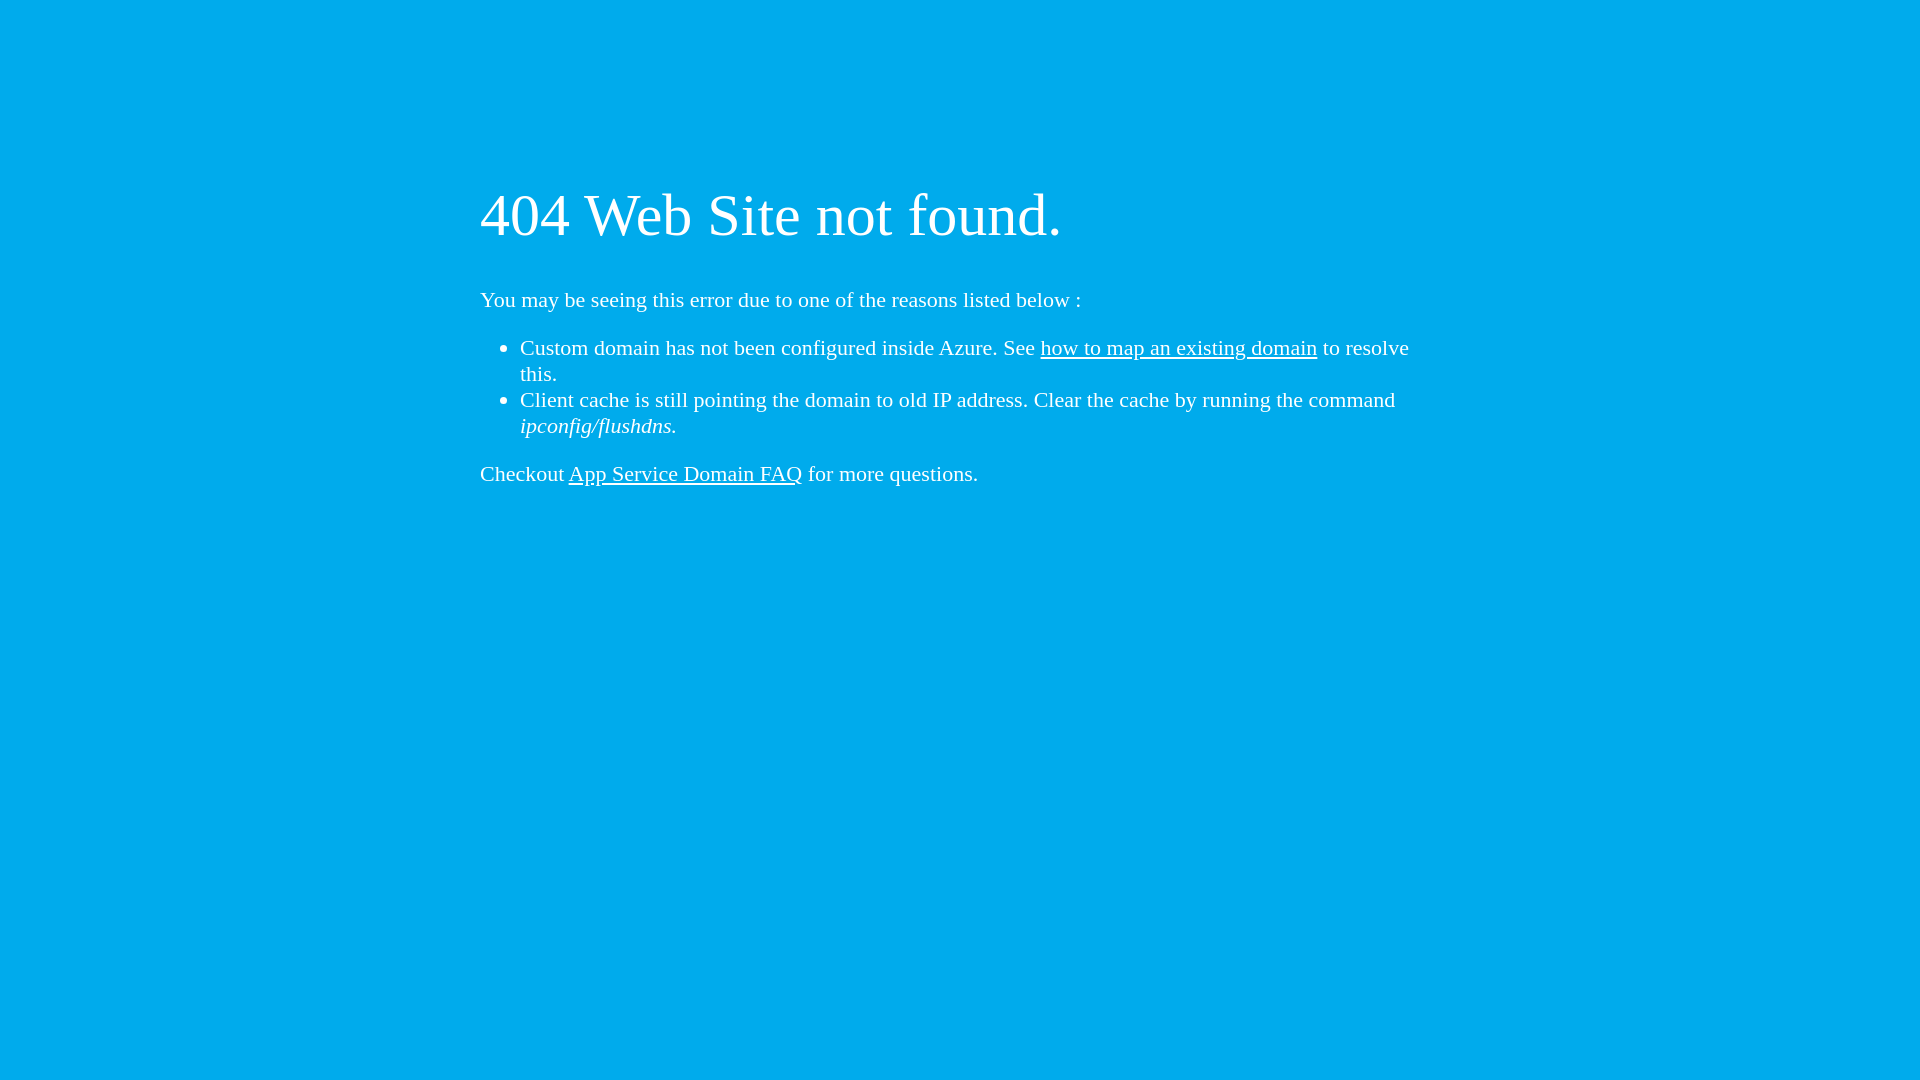 This screenshot has width=1920, height=1080. Describe the element at coordinates (1179, 346) in the screenshot. I see `'how to map an existing domain'` at that location.